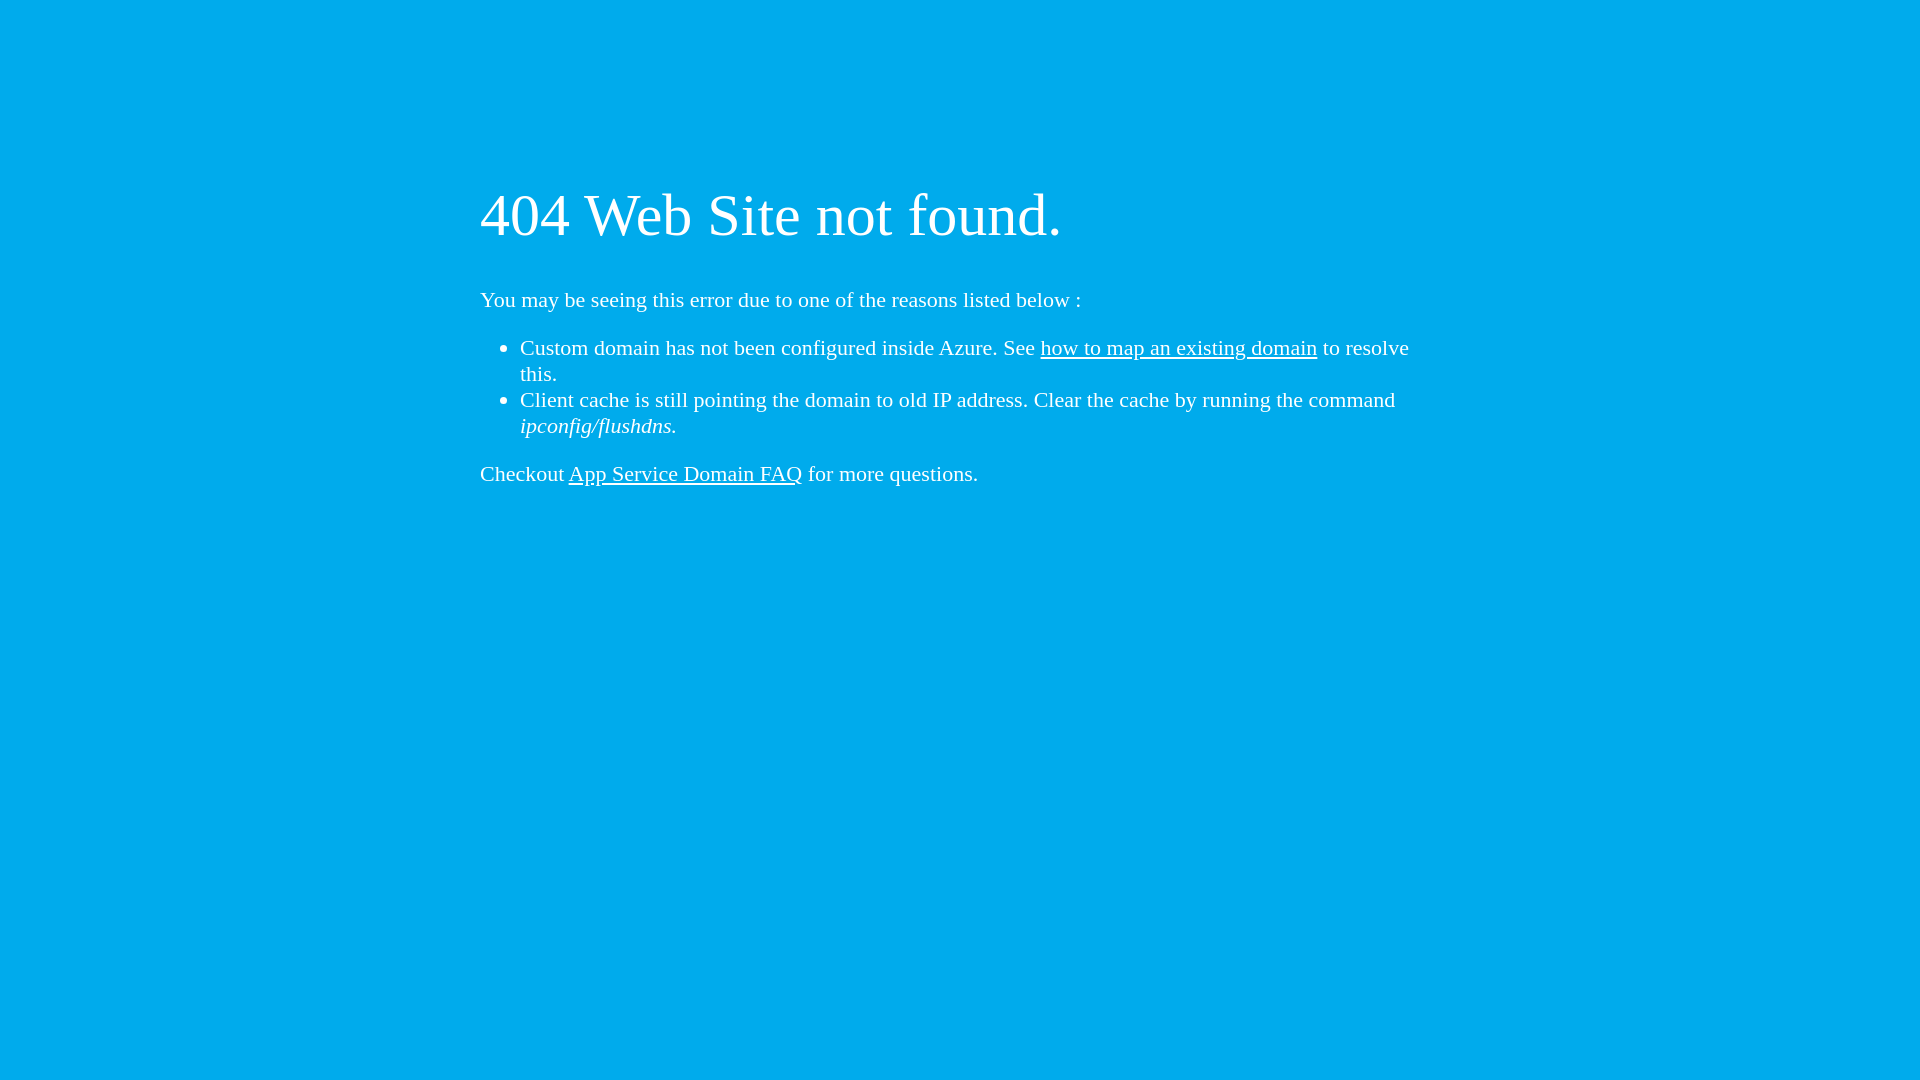 This screenshot has width=1920, height=1080. Describe the element at coordinates (1179, 346) in the screenshot. I see `'how to map an existing domain'` at that location.